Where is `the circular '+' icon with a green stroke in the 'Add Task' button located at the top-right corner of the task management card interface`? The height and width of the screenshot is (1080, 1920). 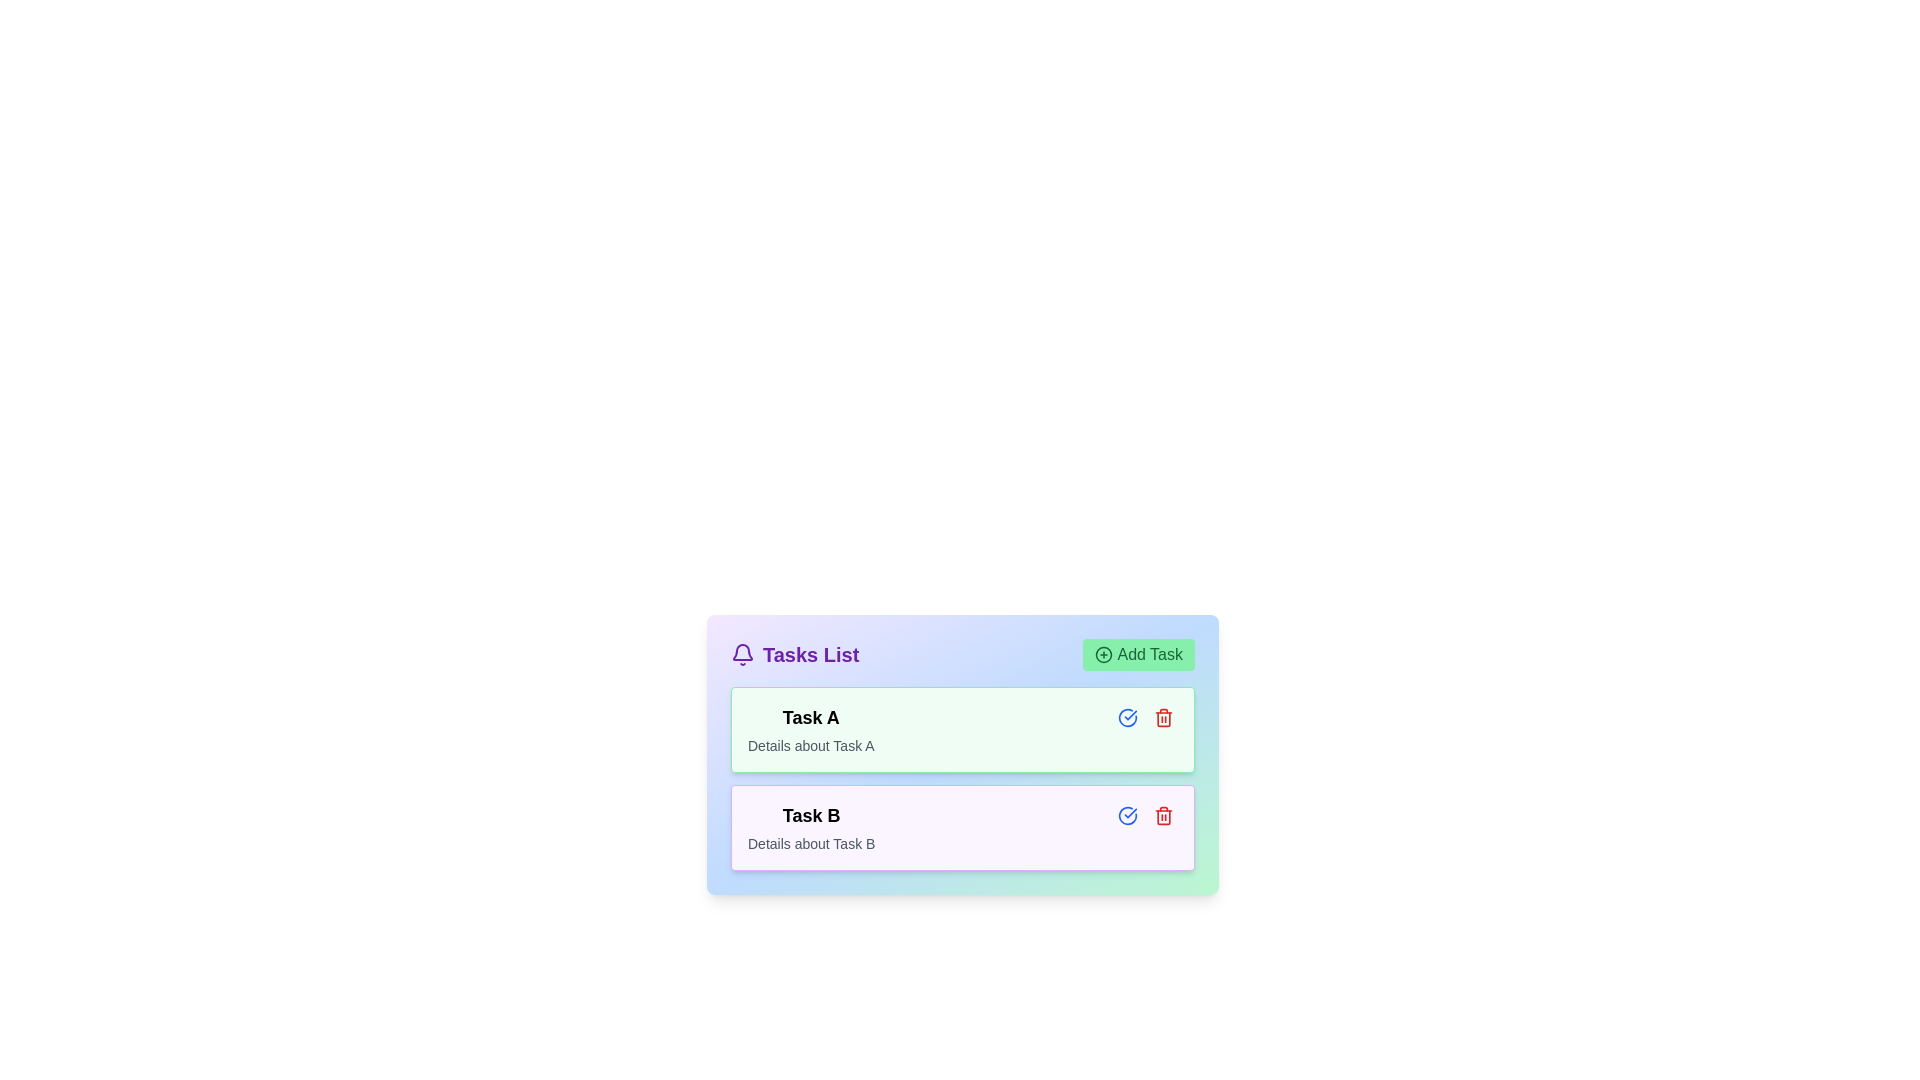 the circular '+' icon with a green stroke in the 'Add Task' button located at the top-right corner of the task management card interface is located at coordinates (1103, 655).